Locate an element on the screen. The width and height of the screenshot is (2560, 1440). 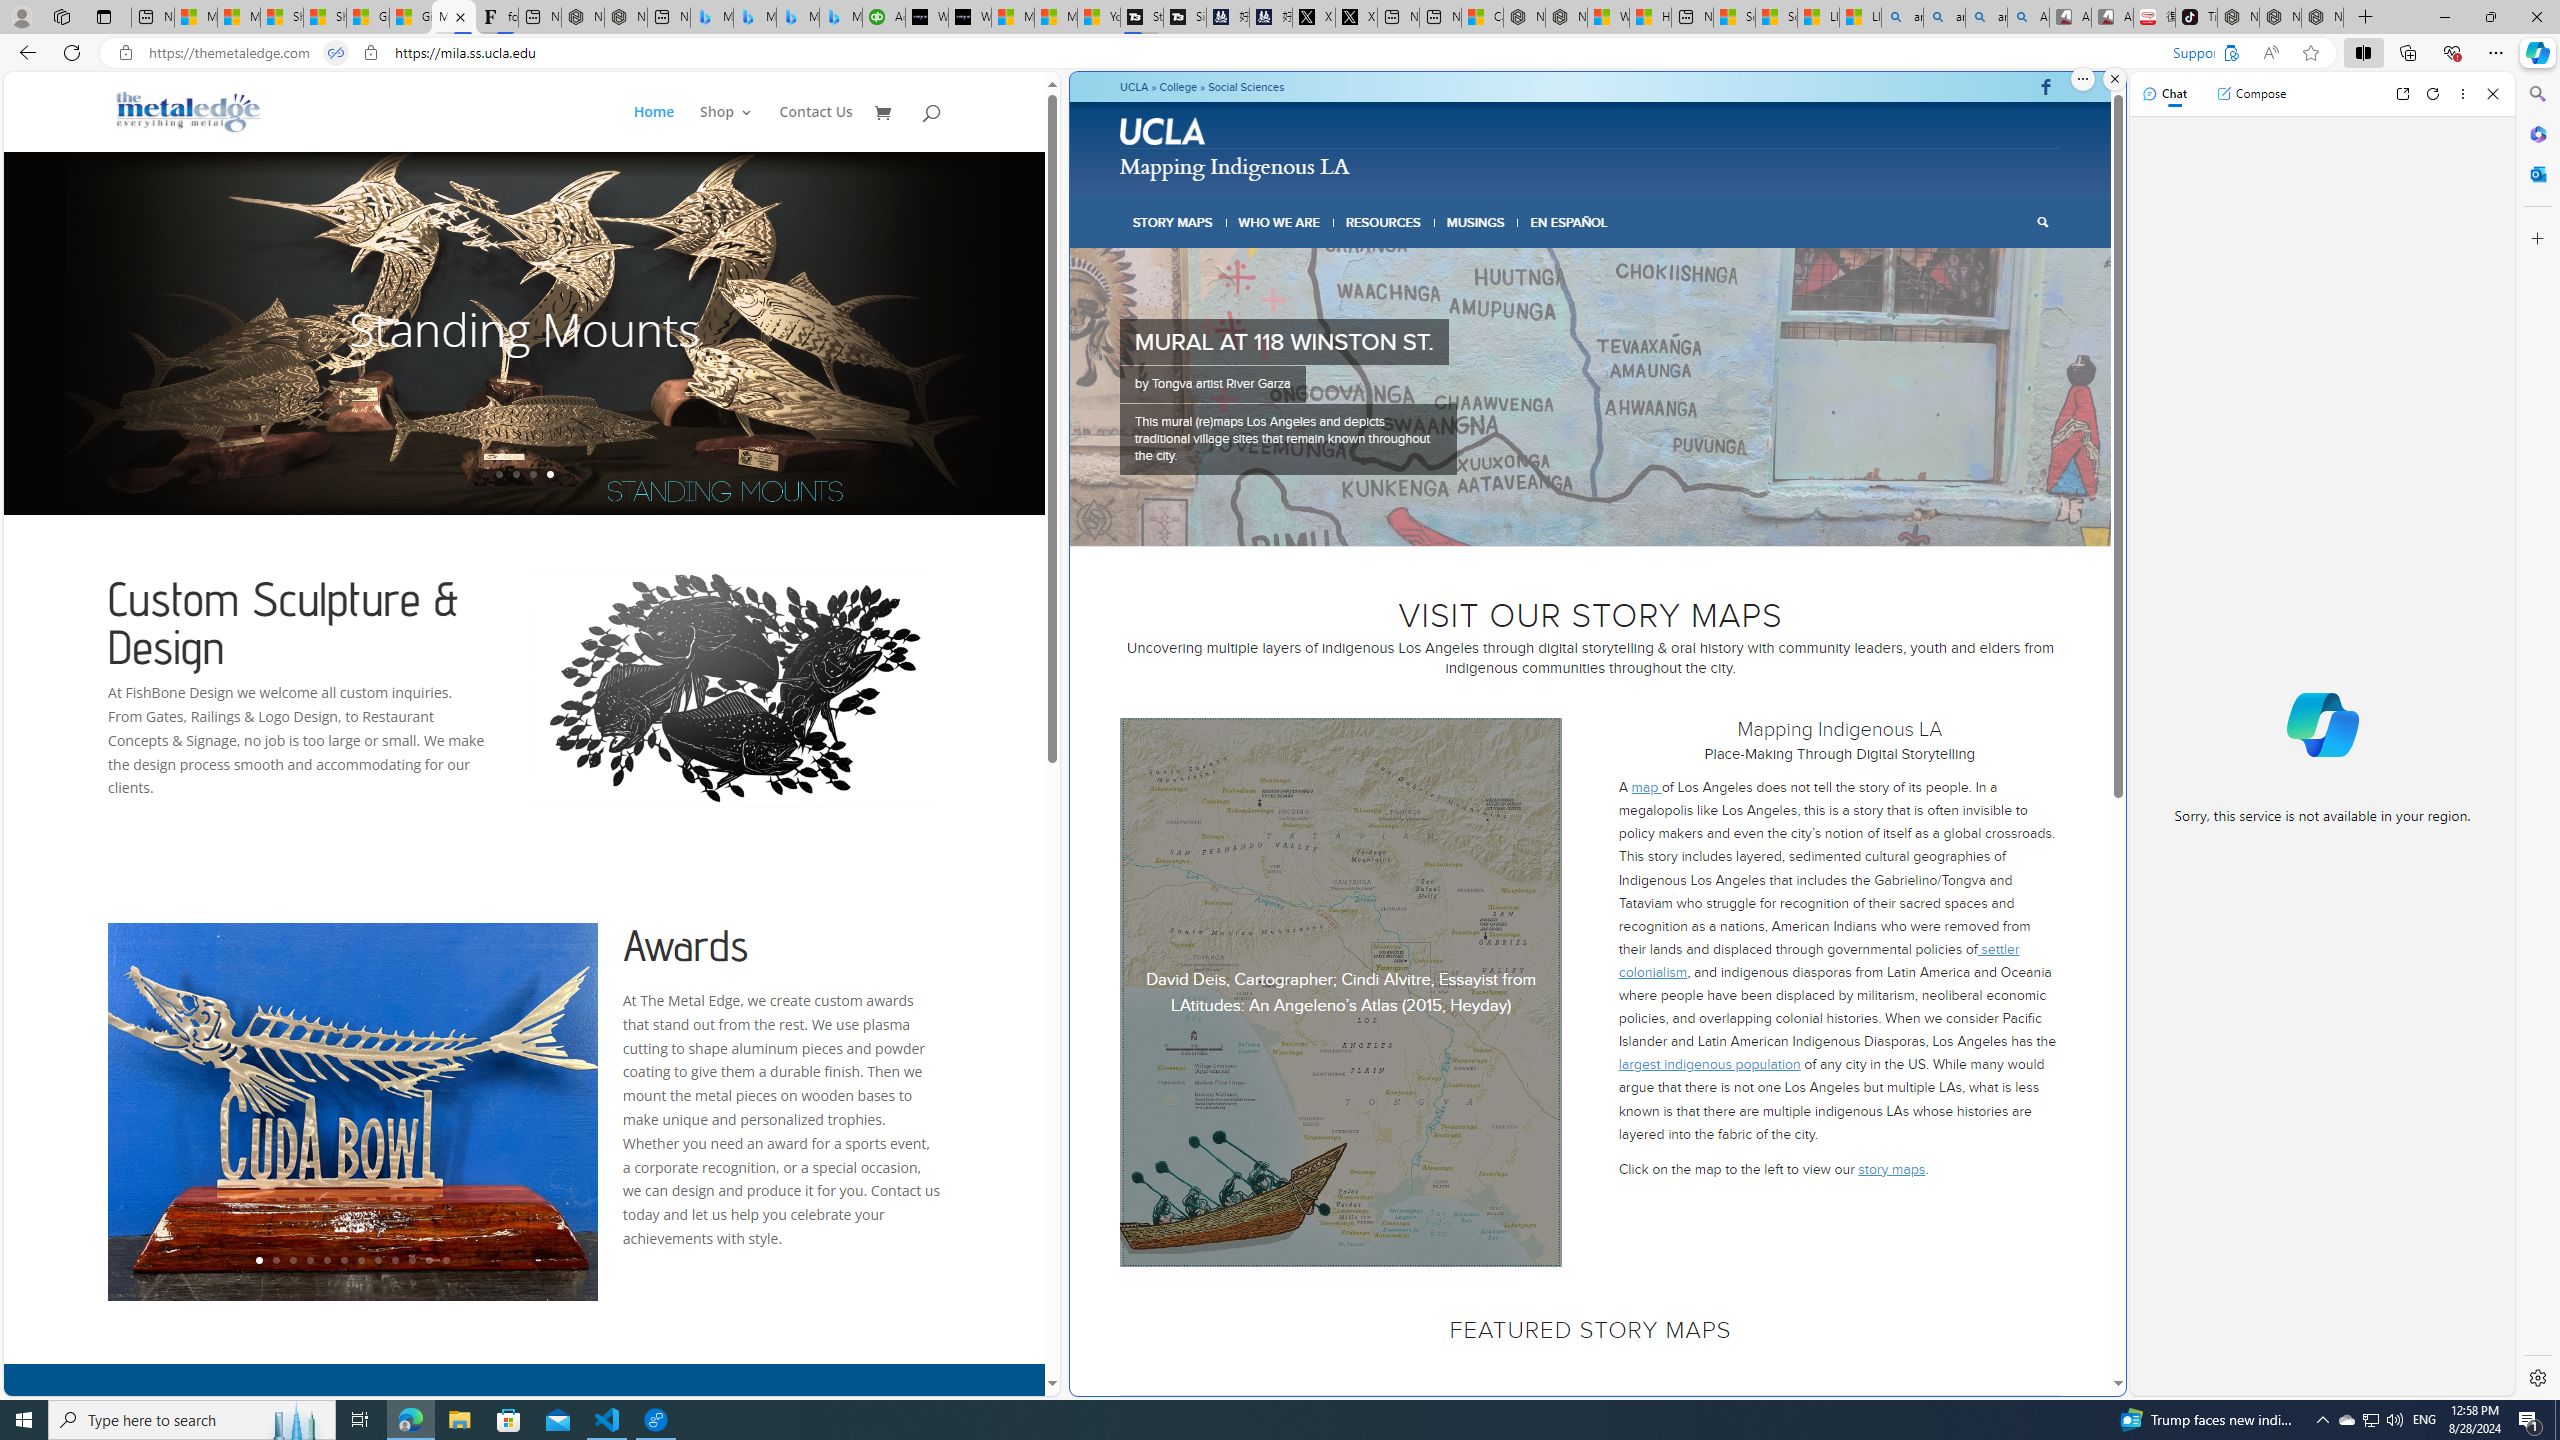
'story maps' is located at coordinates (1891, 1168).